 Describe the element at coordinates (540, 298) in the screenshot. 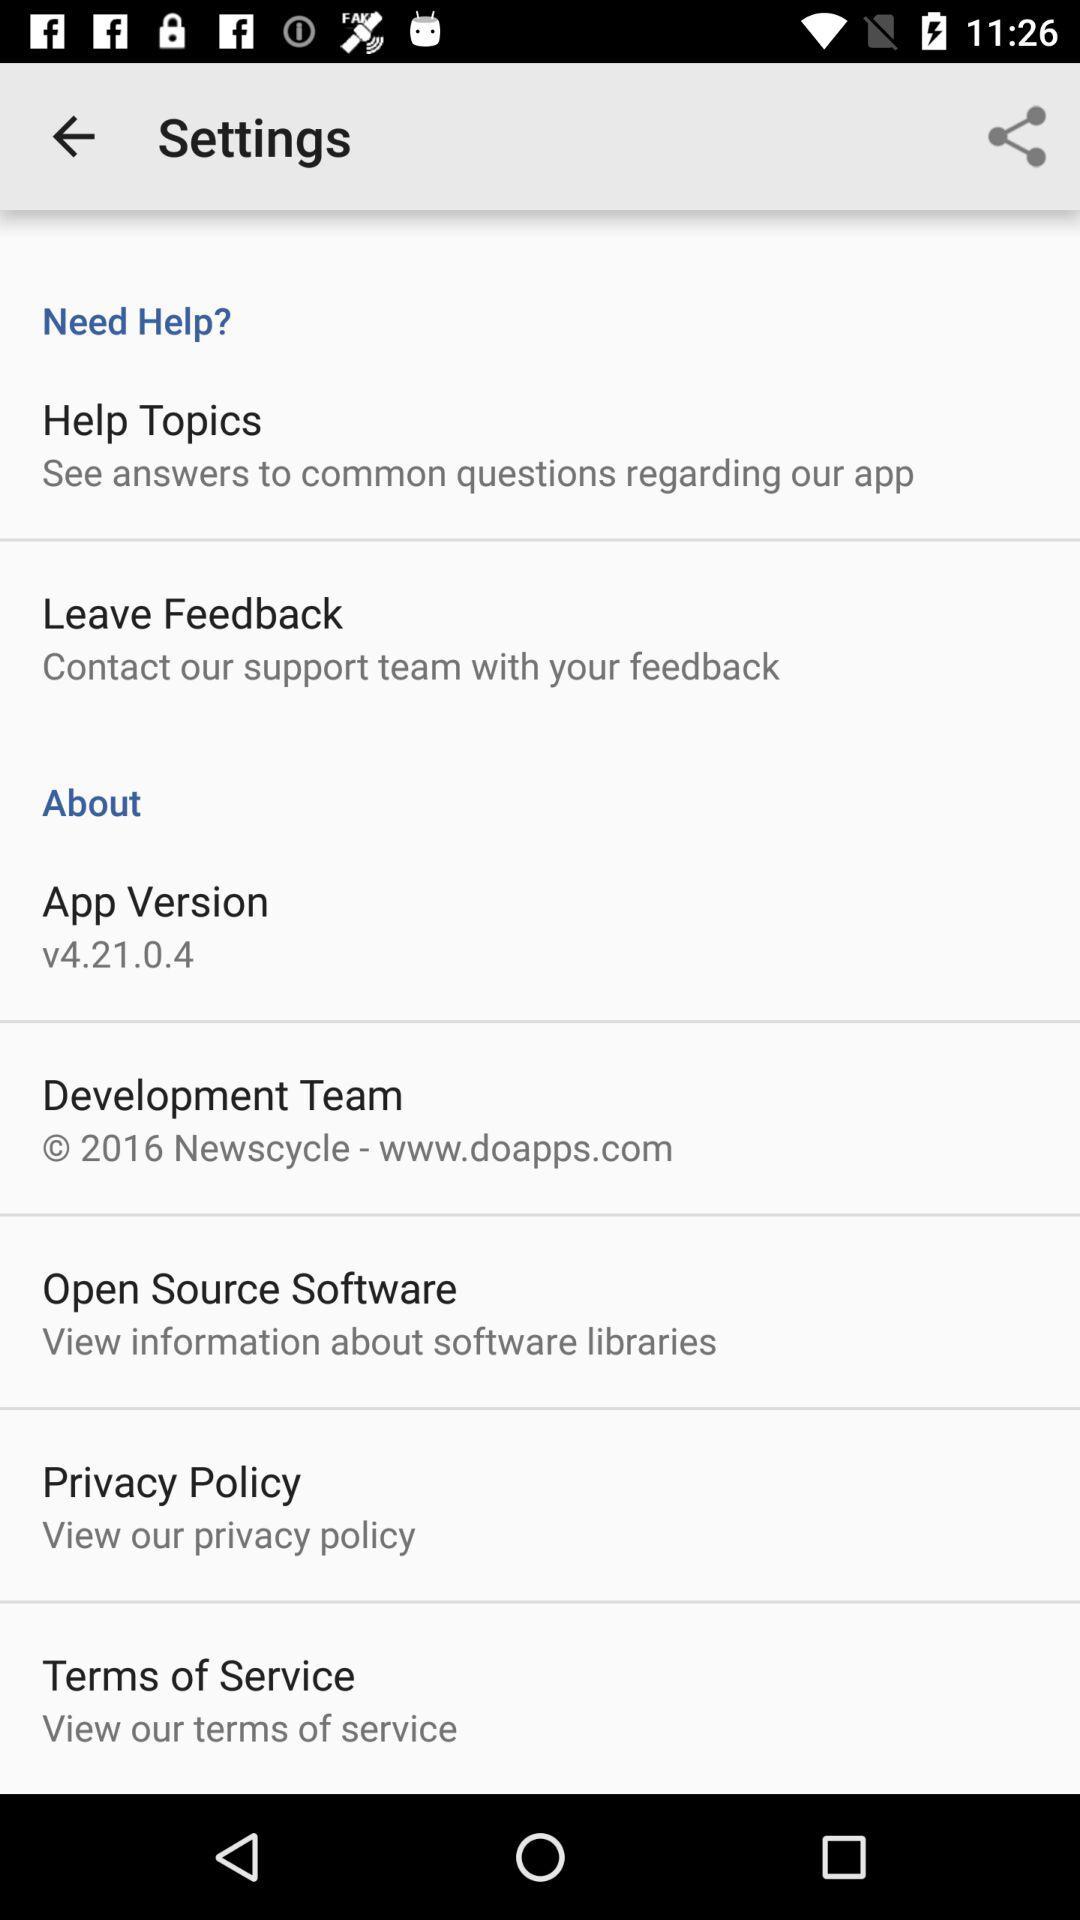

I see `need help? icon` at that location.